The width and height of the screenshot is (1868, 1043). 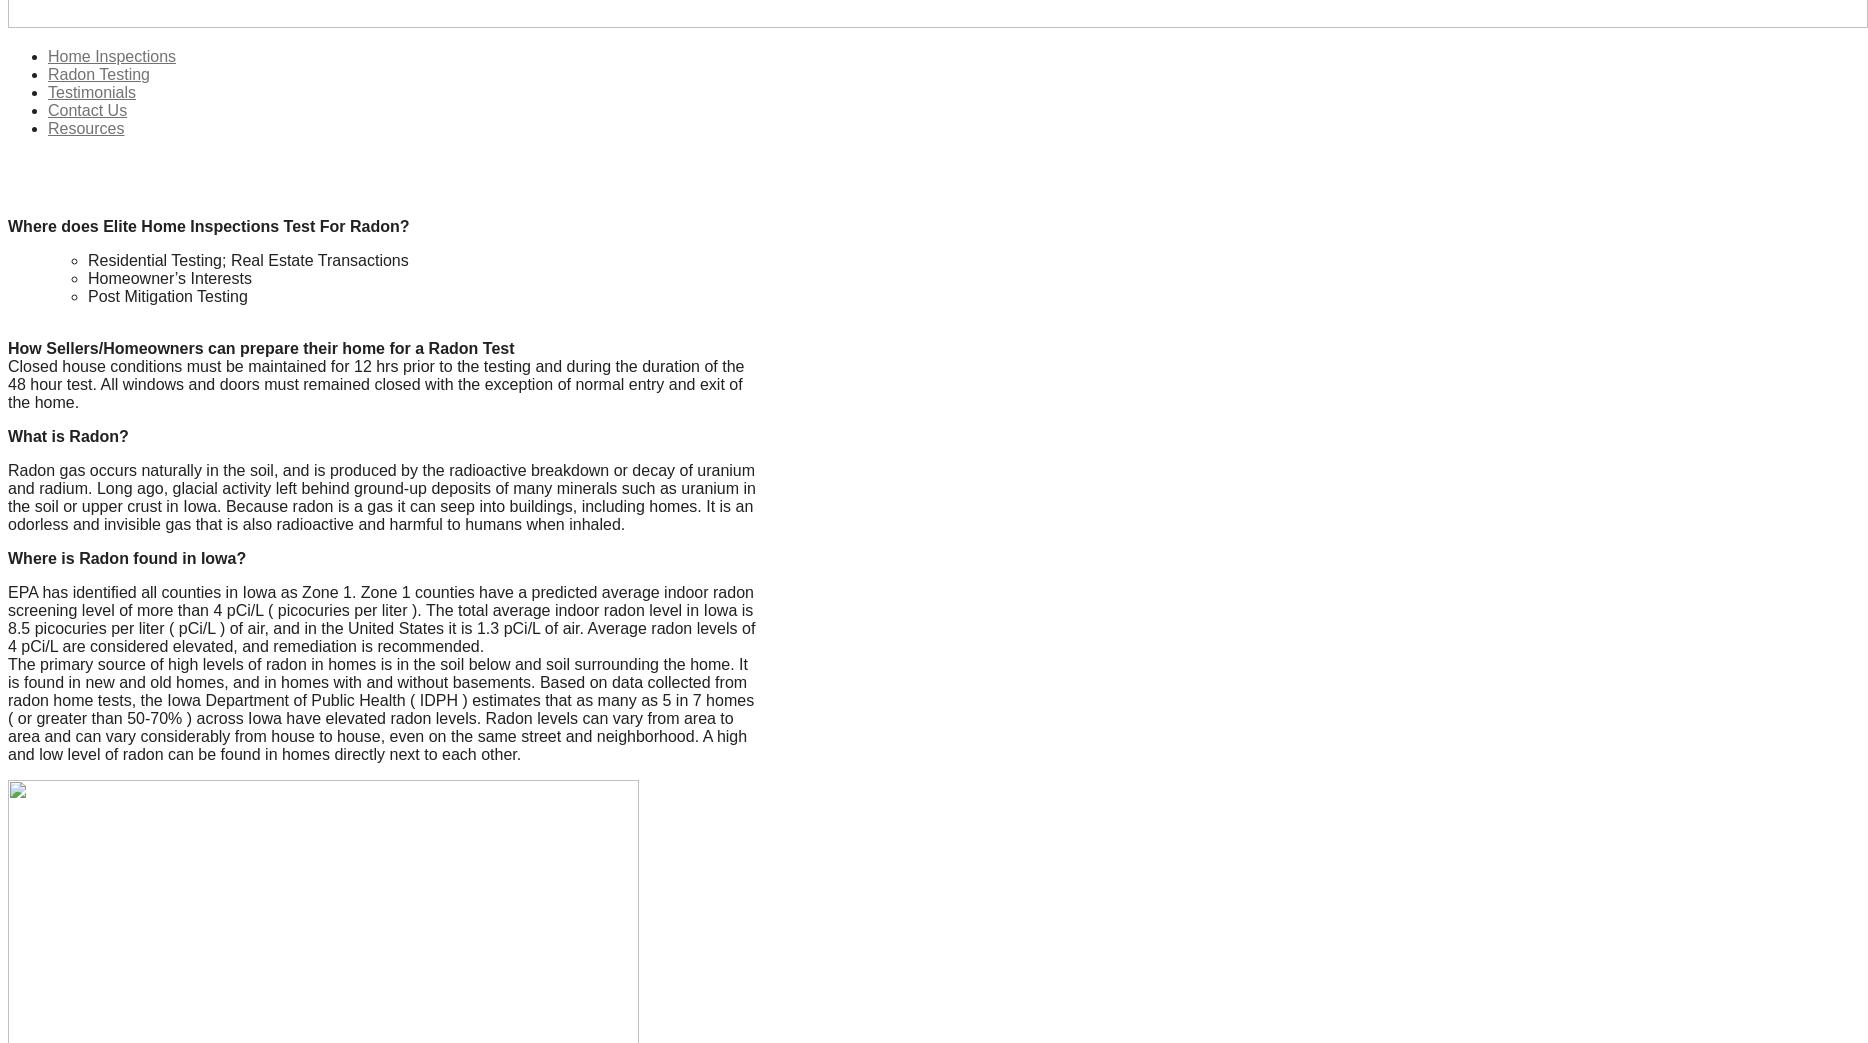 What do you see at coordinates (380, 495) in the screenshot?
I see `'Radon gas occurs naturally in the soil, and is produced by the radioactive breakdown or decay of uranium and radium. Long ago, glacial activity left behind ground-up deposits of many minerals such as uranium in the soil or upper crust in Iowa. Because radon is a gas it can seep into buildings, including homes. It is an odorless and invisible gas that is also radioactive and harmful to humans when inhaled.'` at bounding box center [380, 495].